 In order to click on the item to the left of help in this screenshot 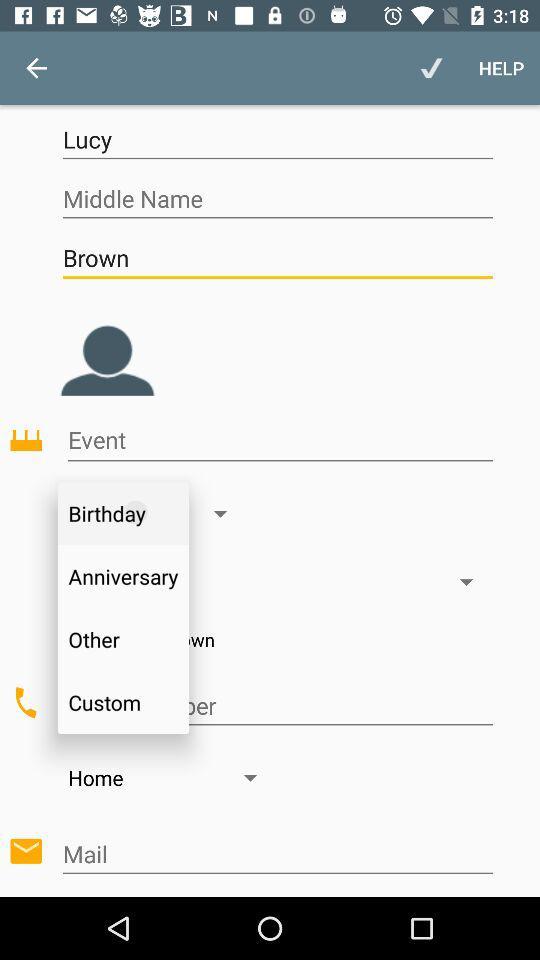, I will do `click(430, 68)`.